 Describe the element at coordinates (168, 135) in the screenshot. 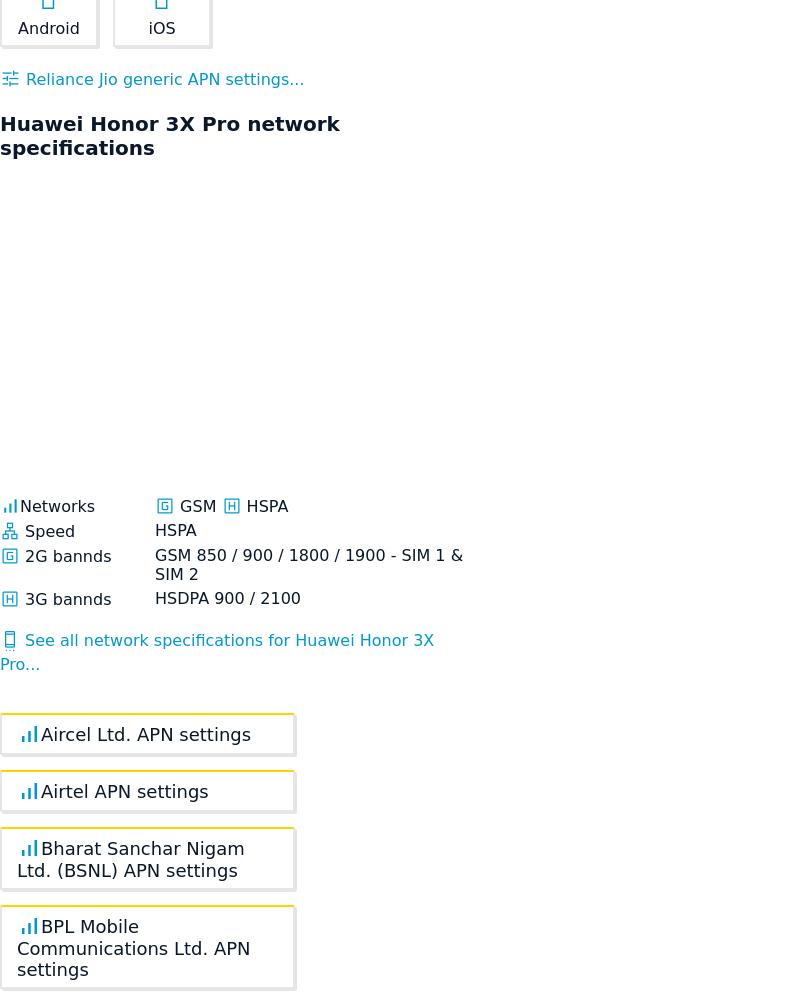

I see `'Huawei Honor 3X Pro network specifications'` at that location.